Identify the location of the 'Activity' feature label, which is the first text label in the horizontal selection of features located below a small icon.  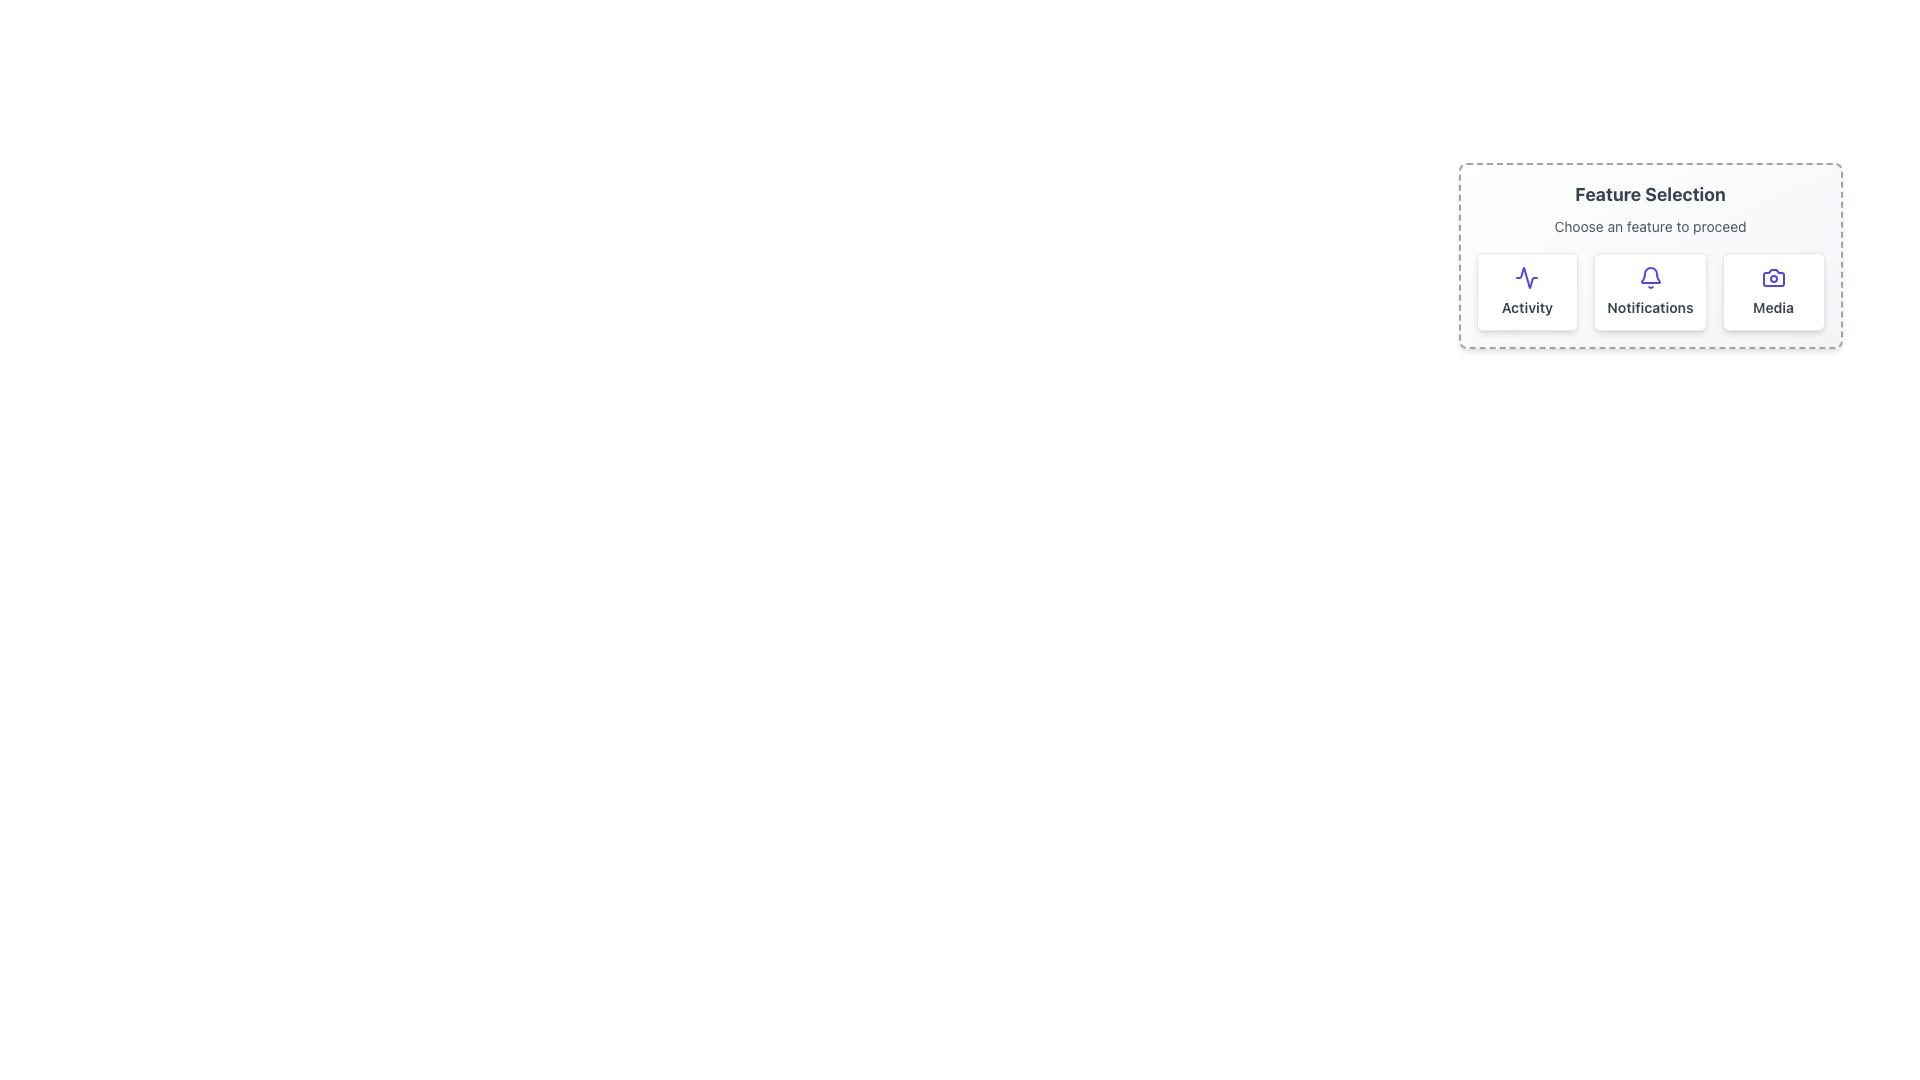
(1526, 308).